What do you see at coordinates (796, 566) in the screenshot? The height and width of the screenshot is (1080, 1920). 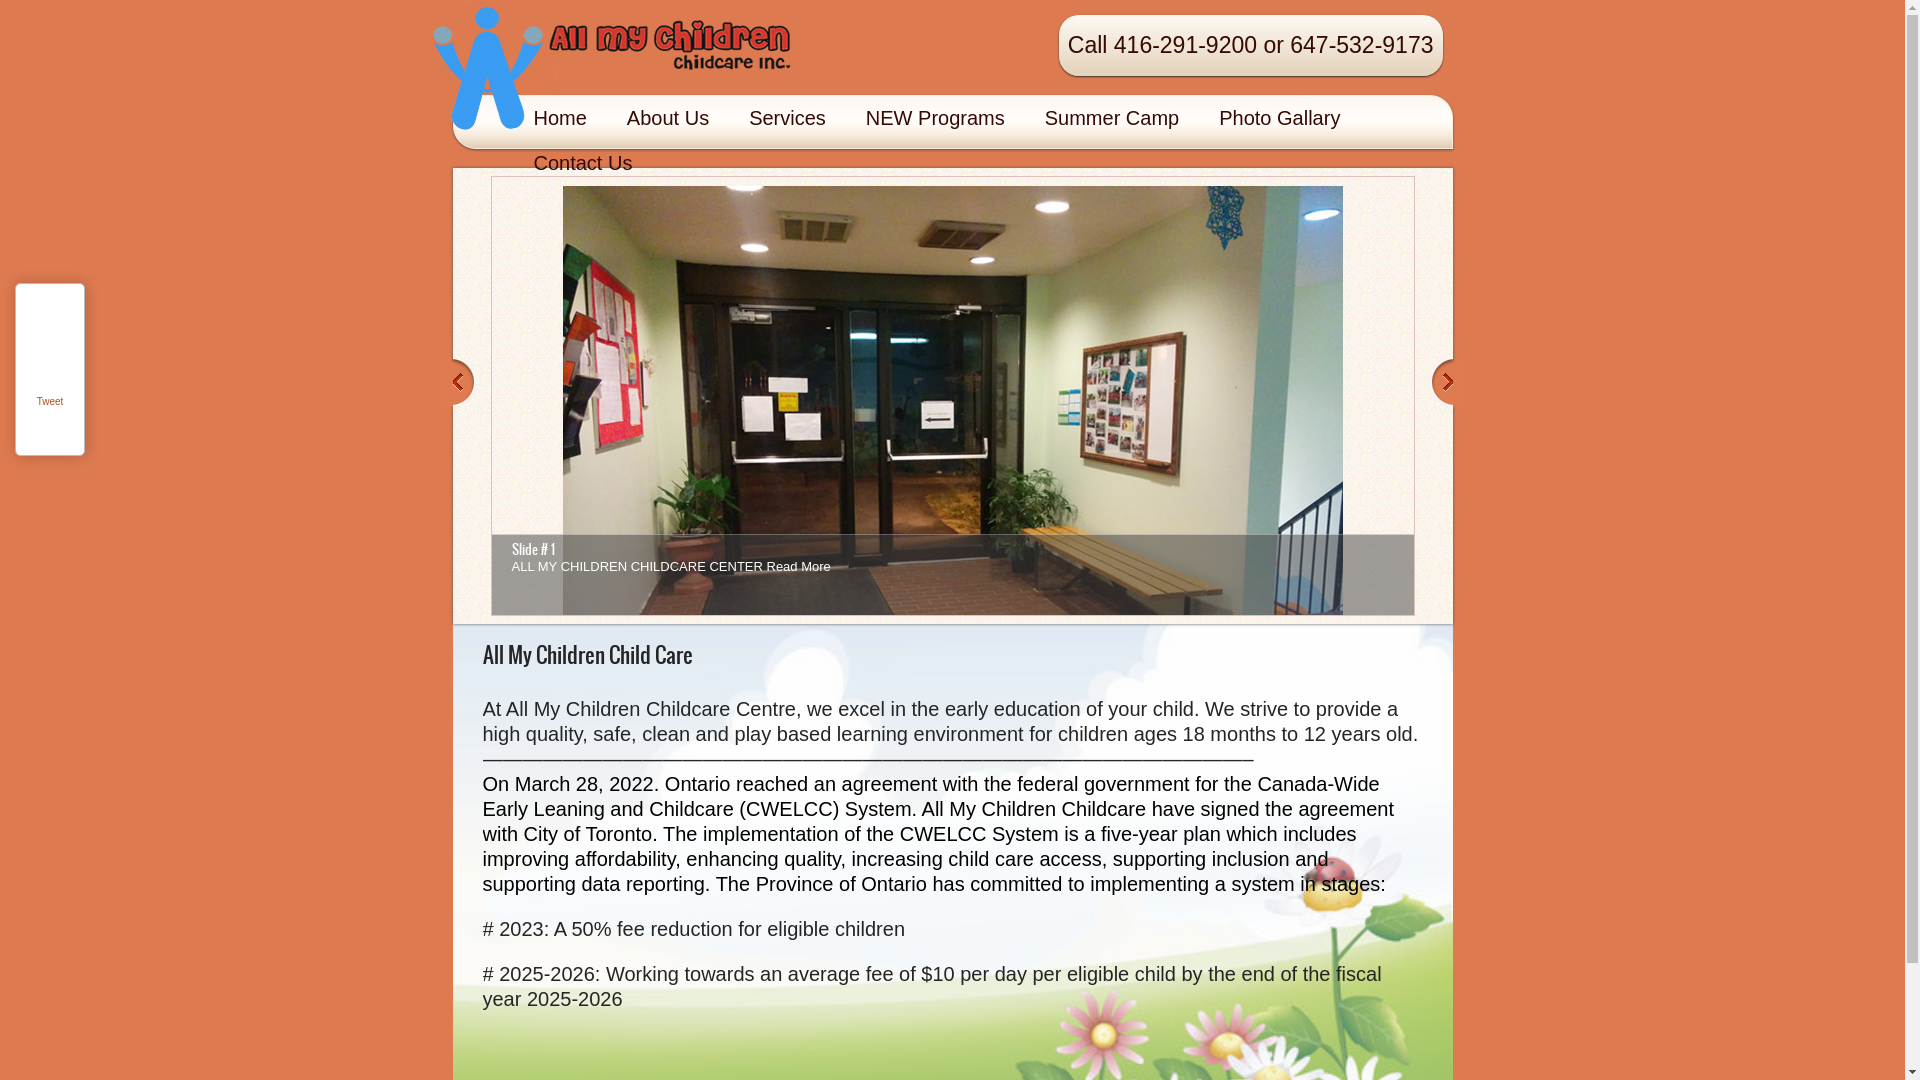 I see `'Read More'` at bounding box center [796, 566].